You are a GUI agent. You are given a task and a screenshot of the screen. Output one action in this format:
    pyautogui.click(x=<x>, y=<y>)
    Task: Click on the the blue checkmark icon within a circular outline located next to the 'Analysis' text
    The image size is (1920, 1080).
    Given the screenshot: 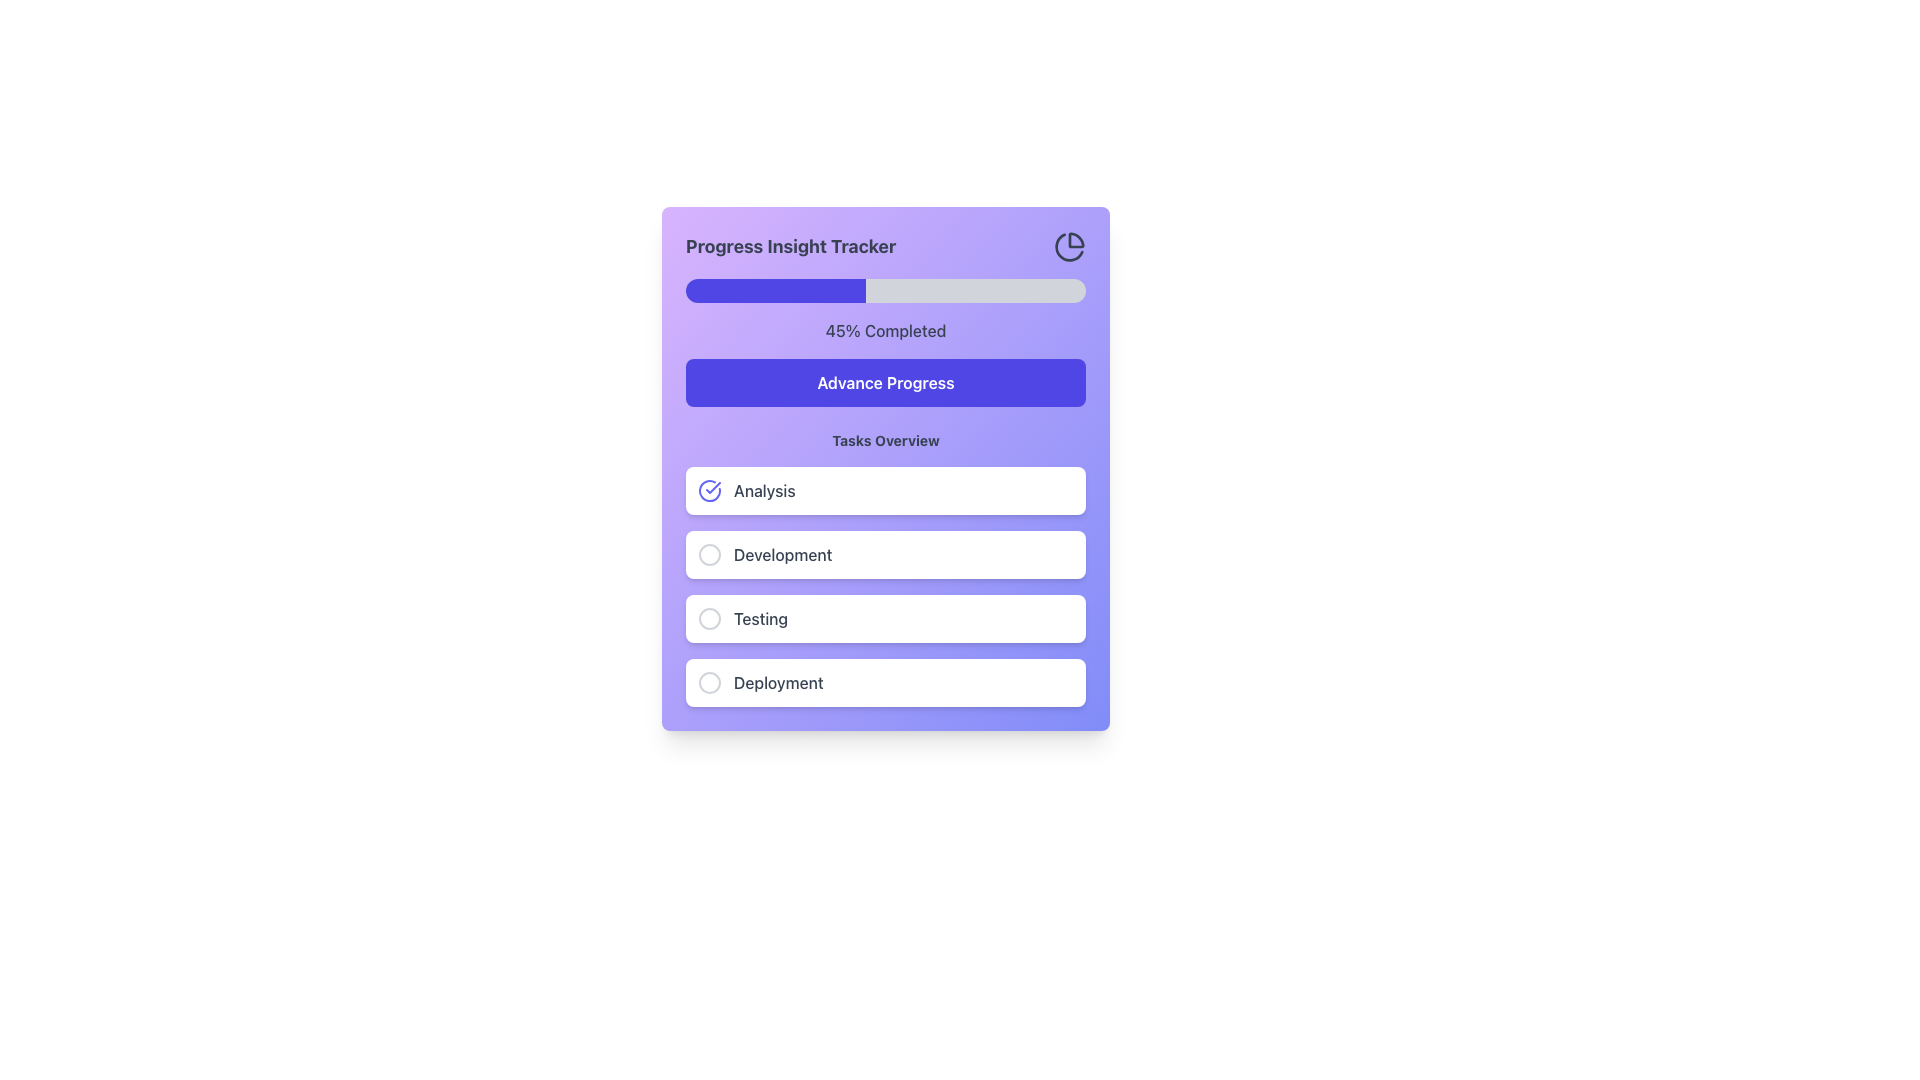 What is the action you would take?
    pyautogui.click(x=710, y=490)
    